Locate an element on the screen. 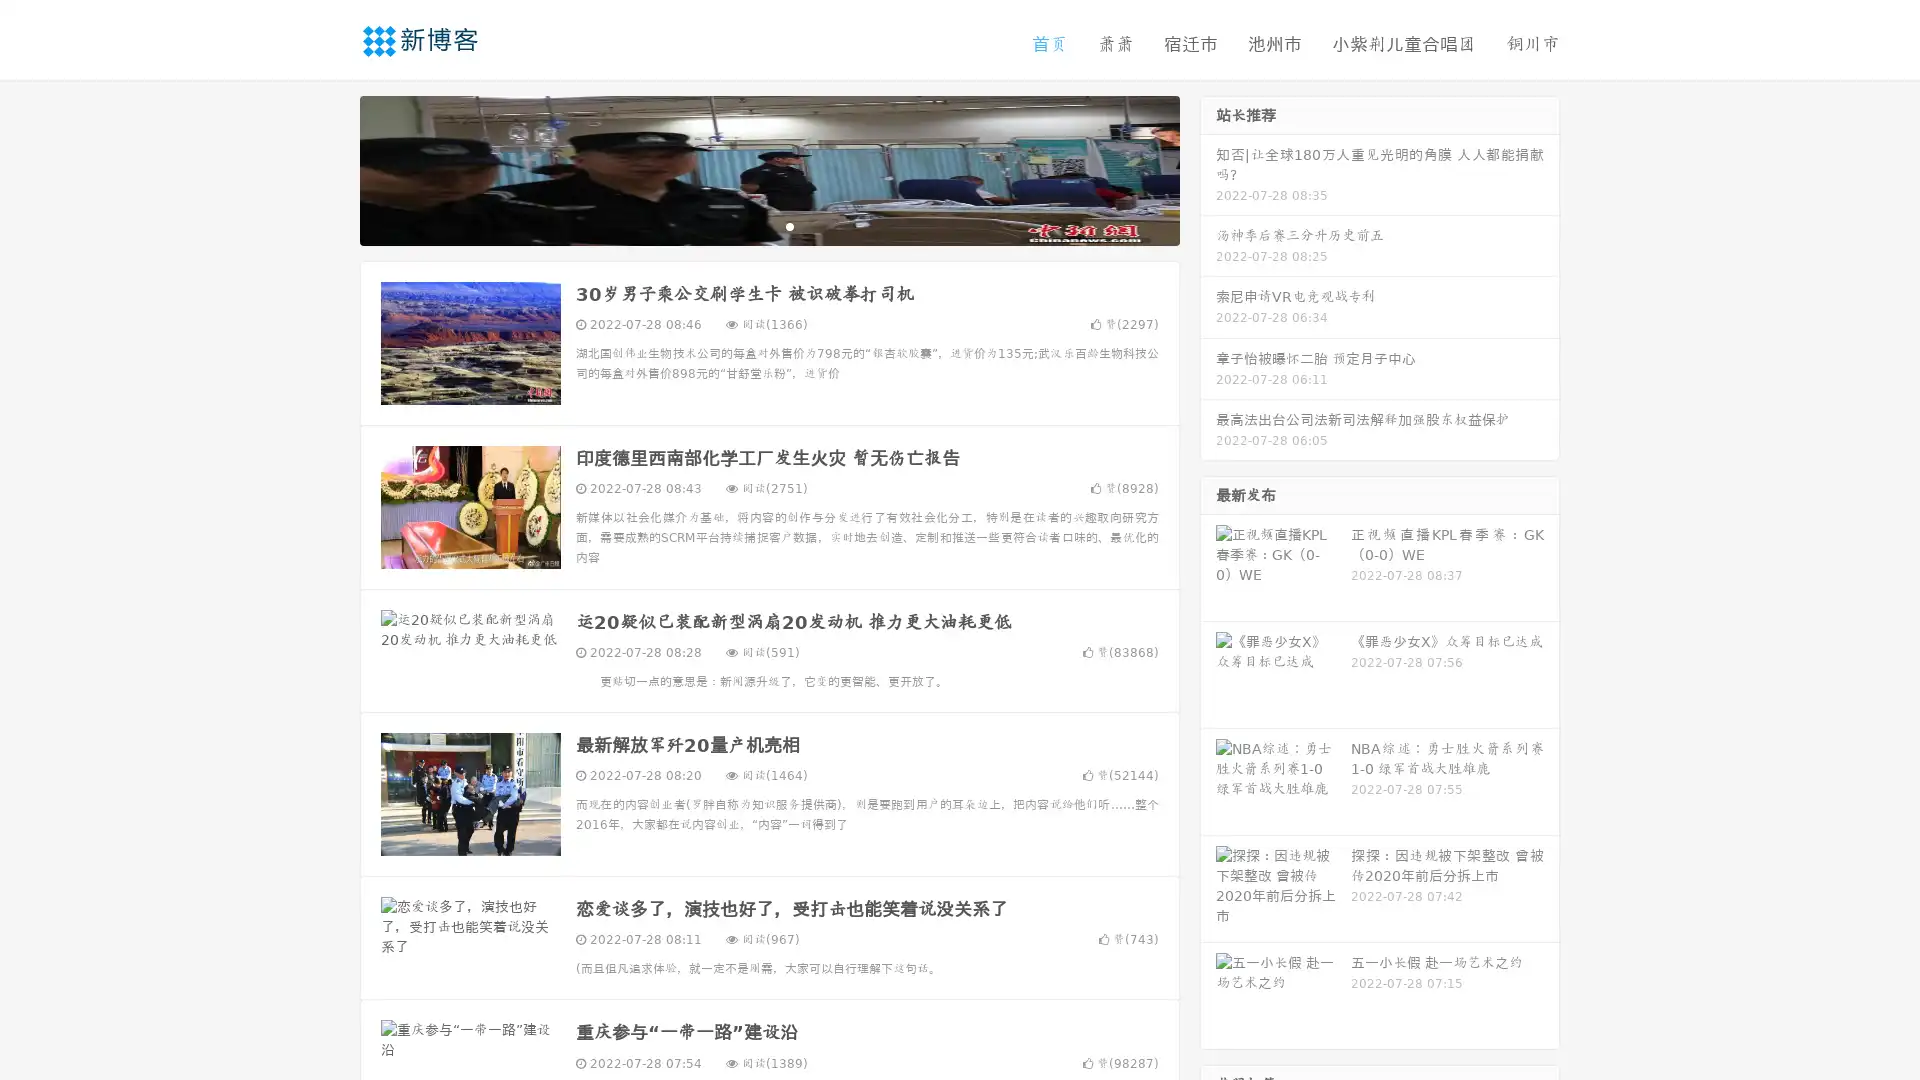  Go to slide 3 is located at coordinates (789, 225).